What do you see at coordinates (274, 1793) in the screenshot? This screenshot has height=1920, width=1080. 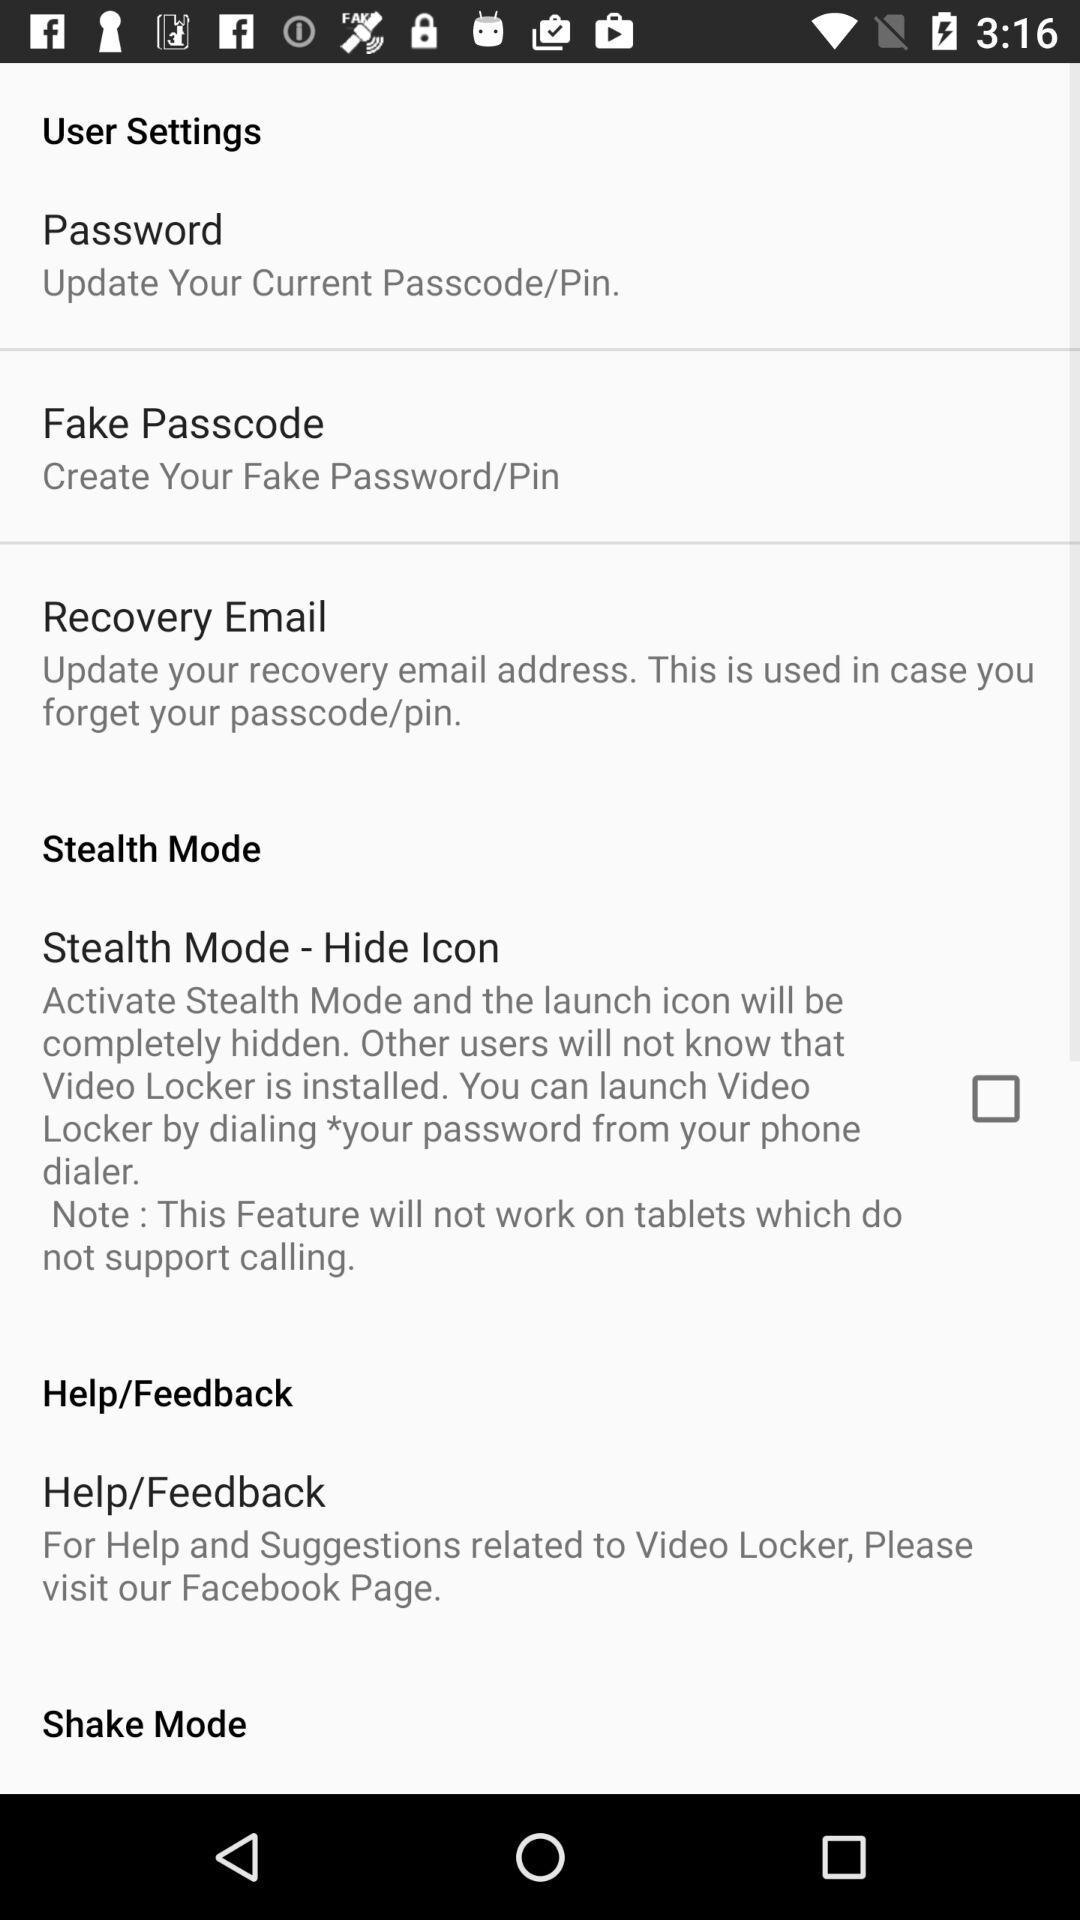 I see `the shake phone to app` at bounding box center [274, 1793].